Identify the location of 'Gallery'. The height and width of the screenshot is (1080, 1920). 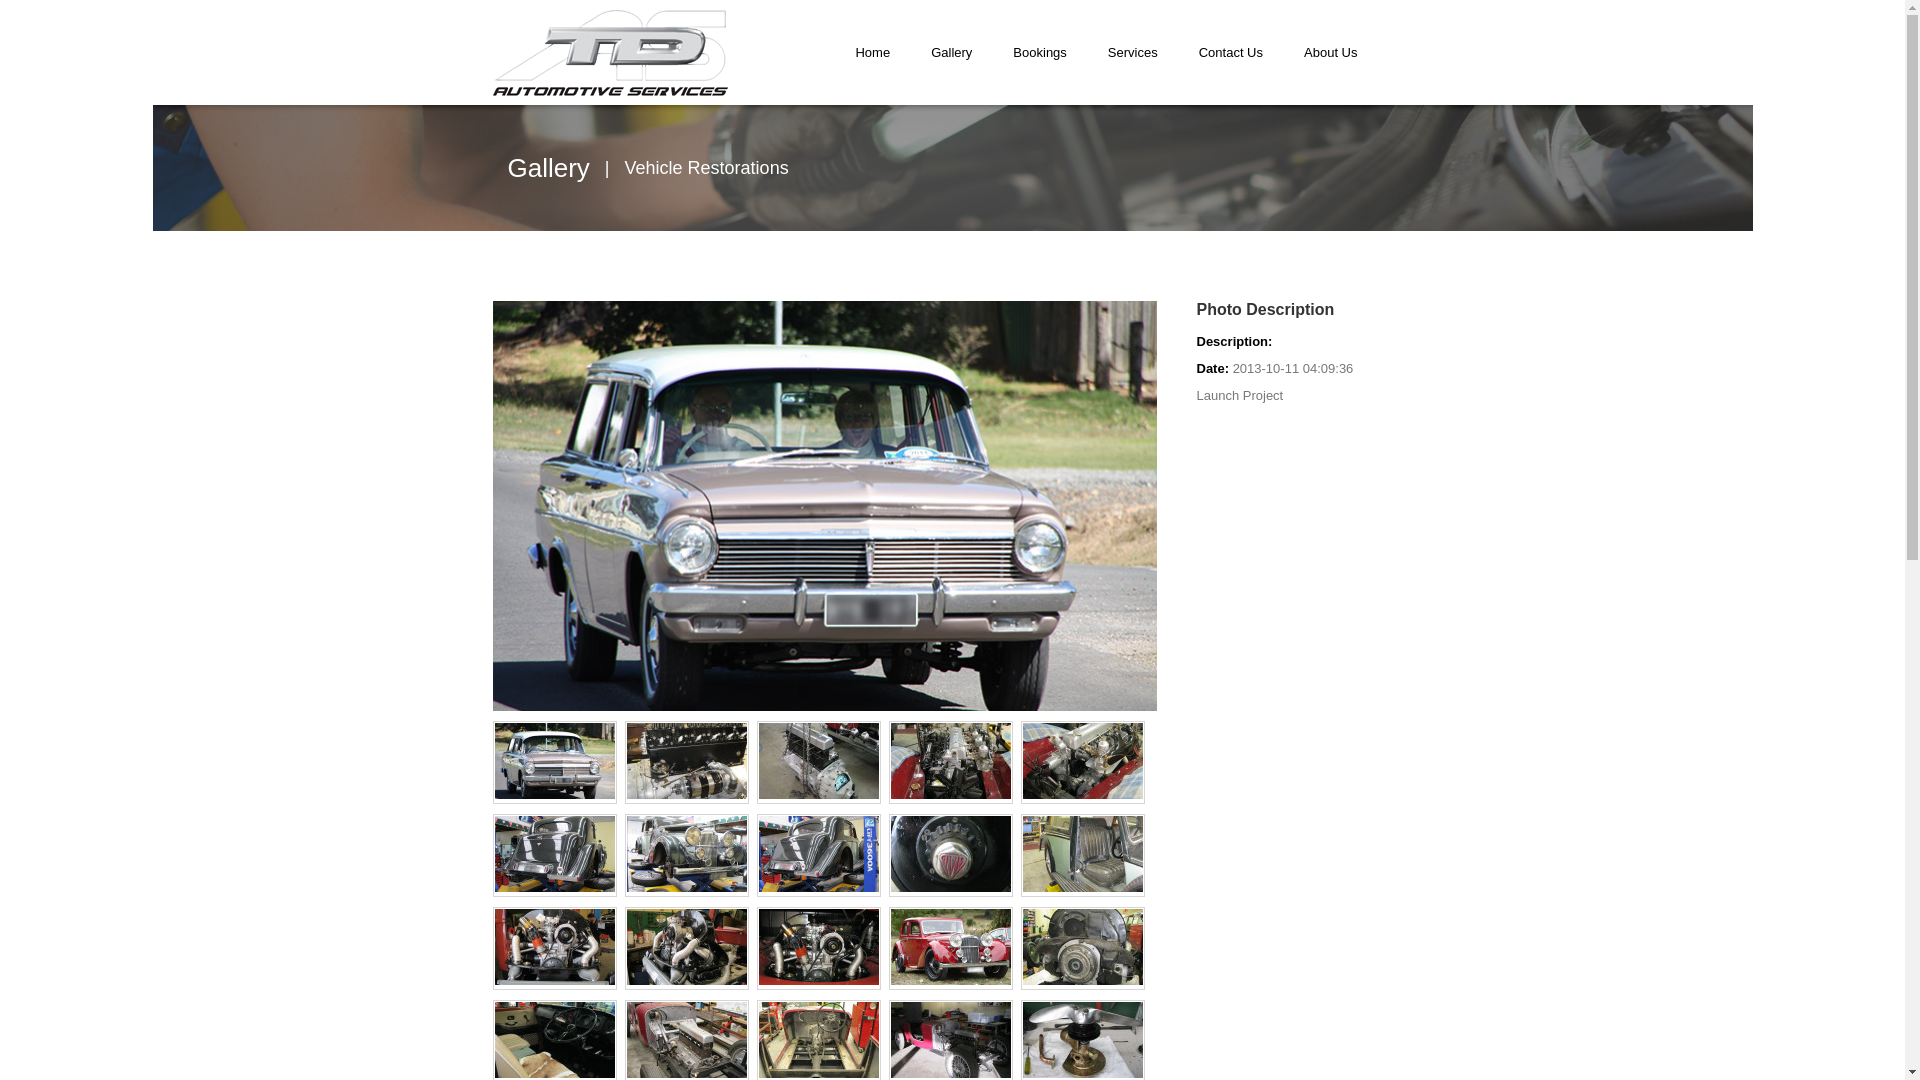
(910, 51).